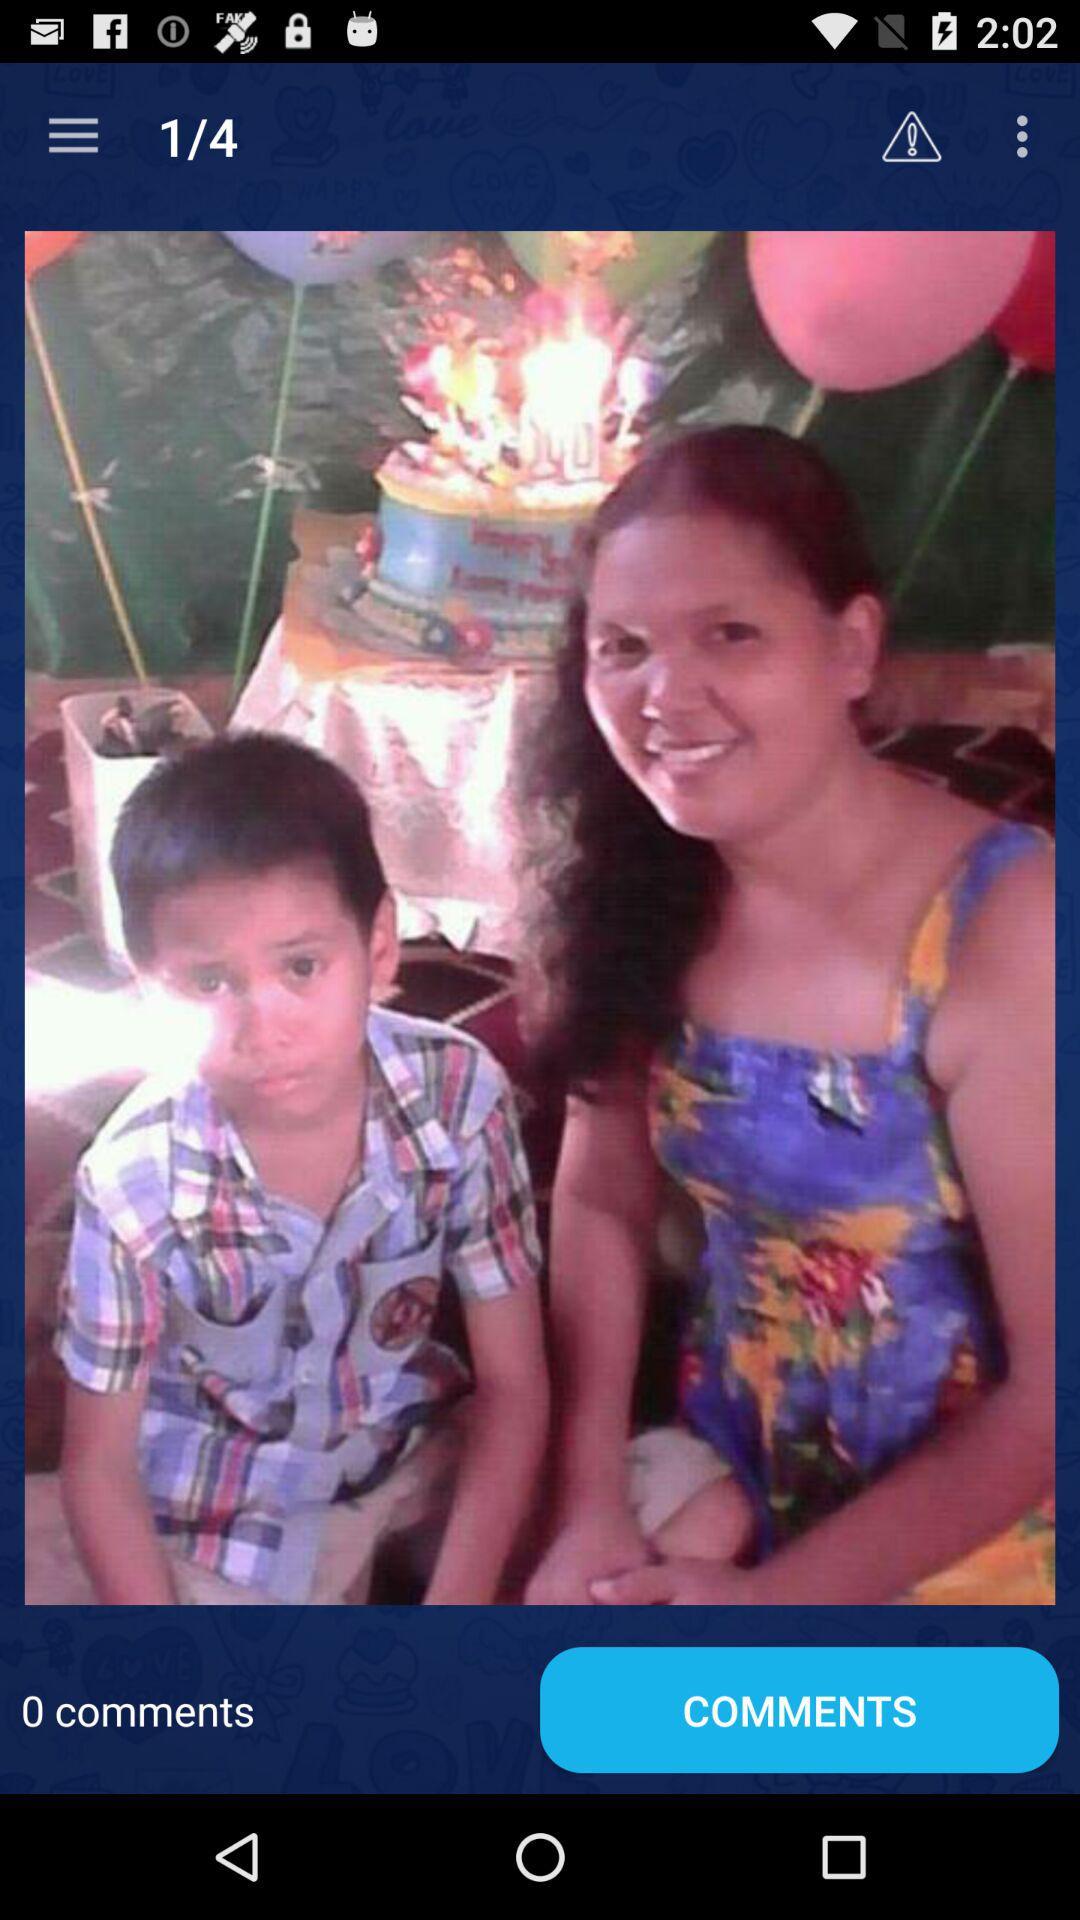 The image size is (1080, 1920). Describe the element at coordinates (72, 135) in the screenshot. I see `the item next to the 1/4 app` at that location.